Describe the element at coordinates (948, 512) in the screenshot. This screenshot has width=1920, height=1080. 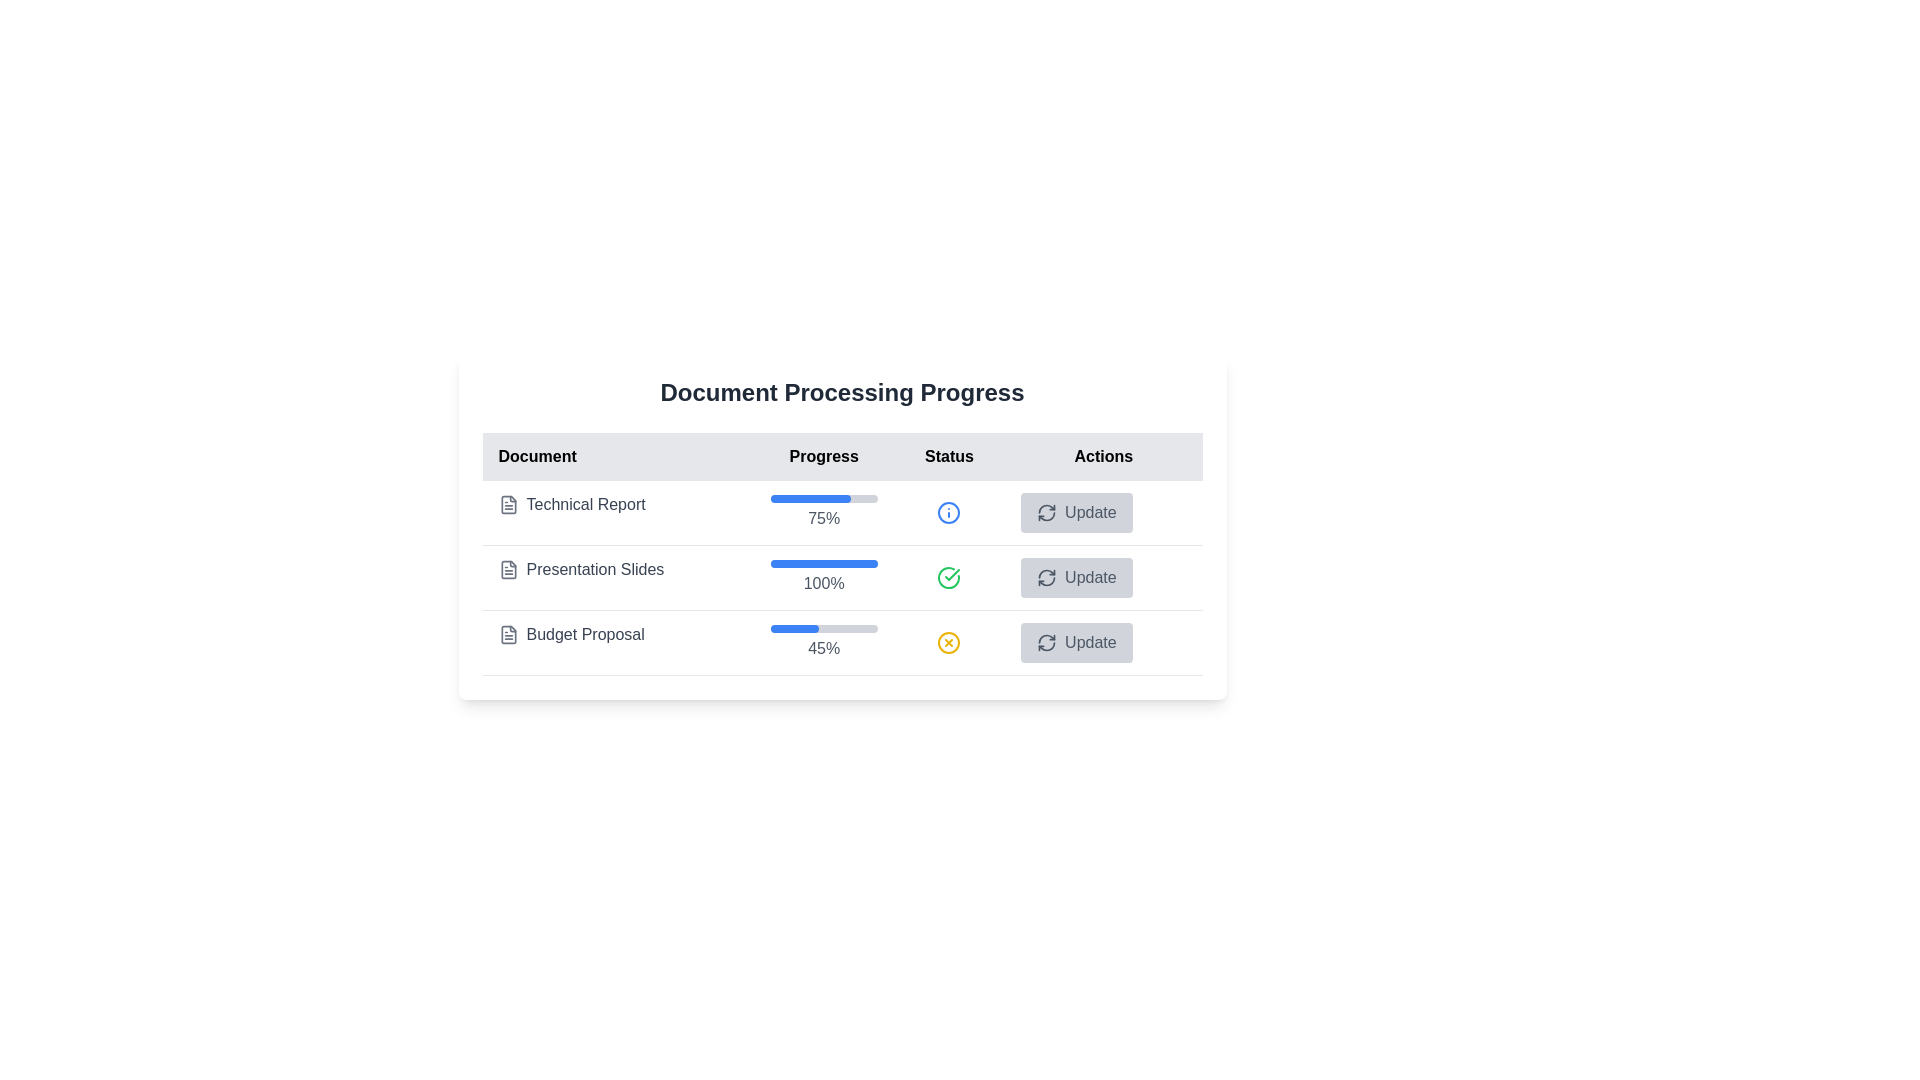
I see `the SVG Circle with a blue border in the 'Status' column of the first row corresponding to the 'Technical Report' entry` at that location.